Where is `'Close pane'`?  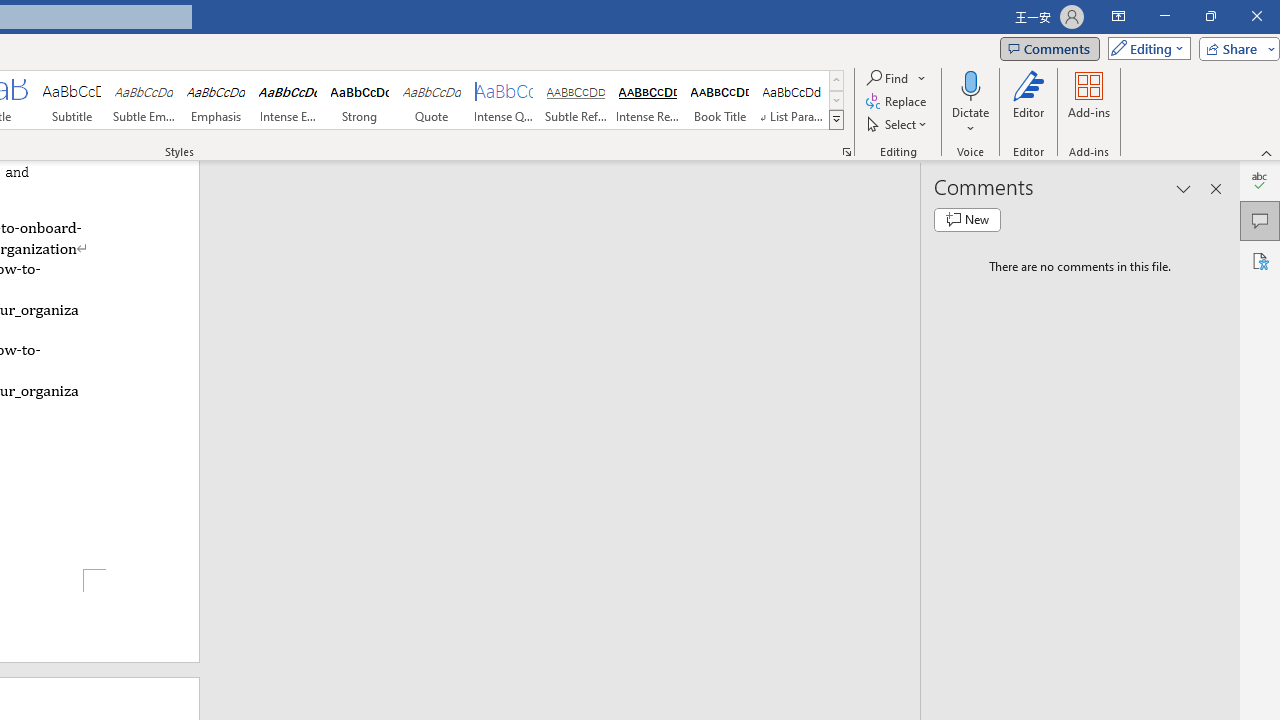
'Close pane' is located at coordinates (1215, 189).